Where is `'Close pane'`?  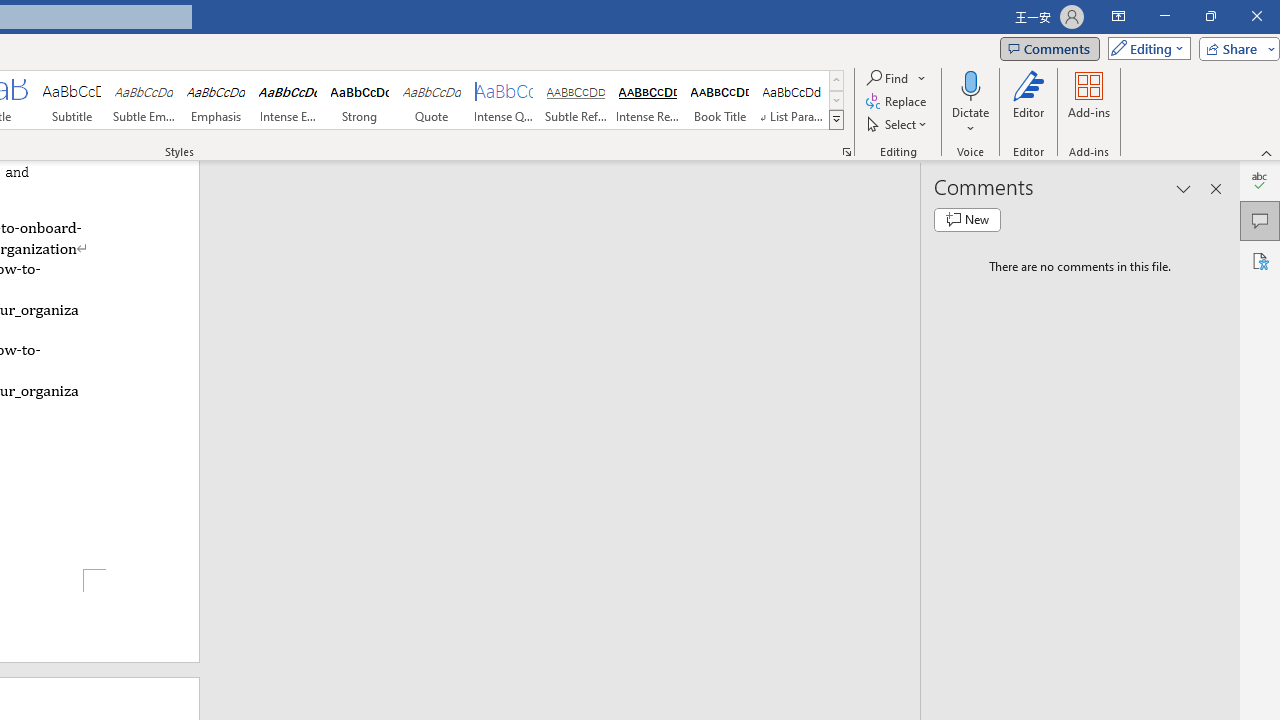
'Close pane' is located at coordinates (1215, 189).